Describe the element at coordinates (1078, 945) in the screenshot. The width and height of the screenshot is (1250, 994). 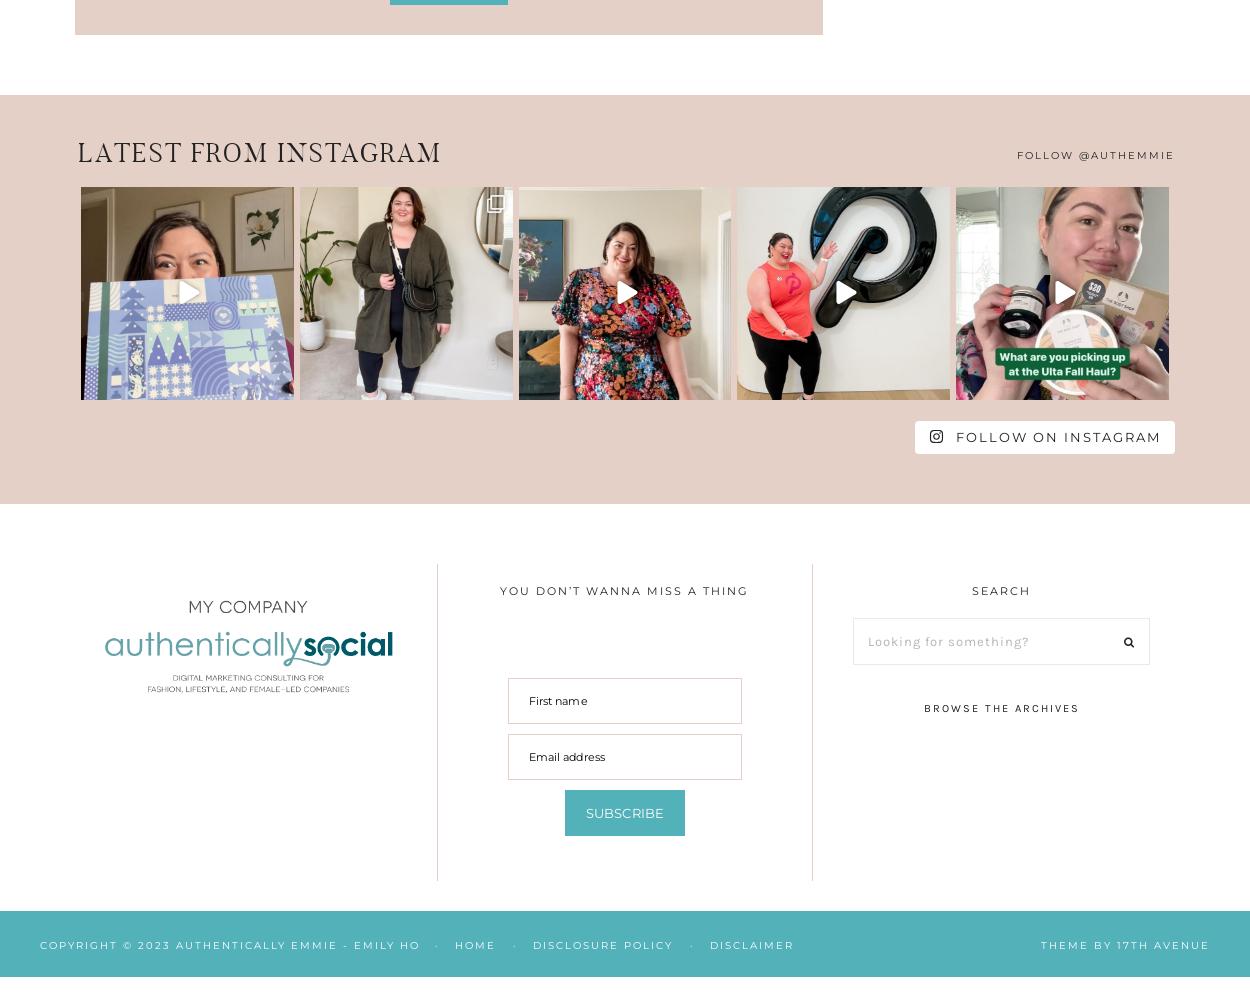
I see `'Theme by'` at that location.